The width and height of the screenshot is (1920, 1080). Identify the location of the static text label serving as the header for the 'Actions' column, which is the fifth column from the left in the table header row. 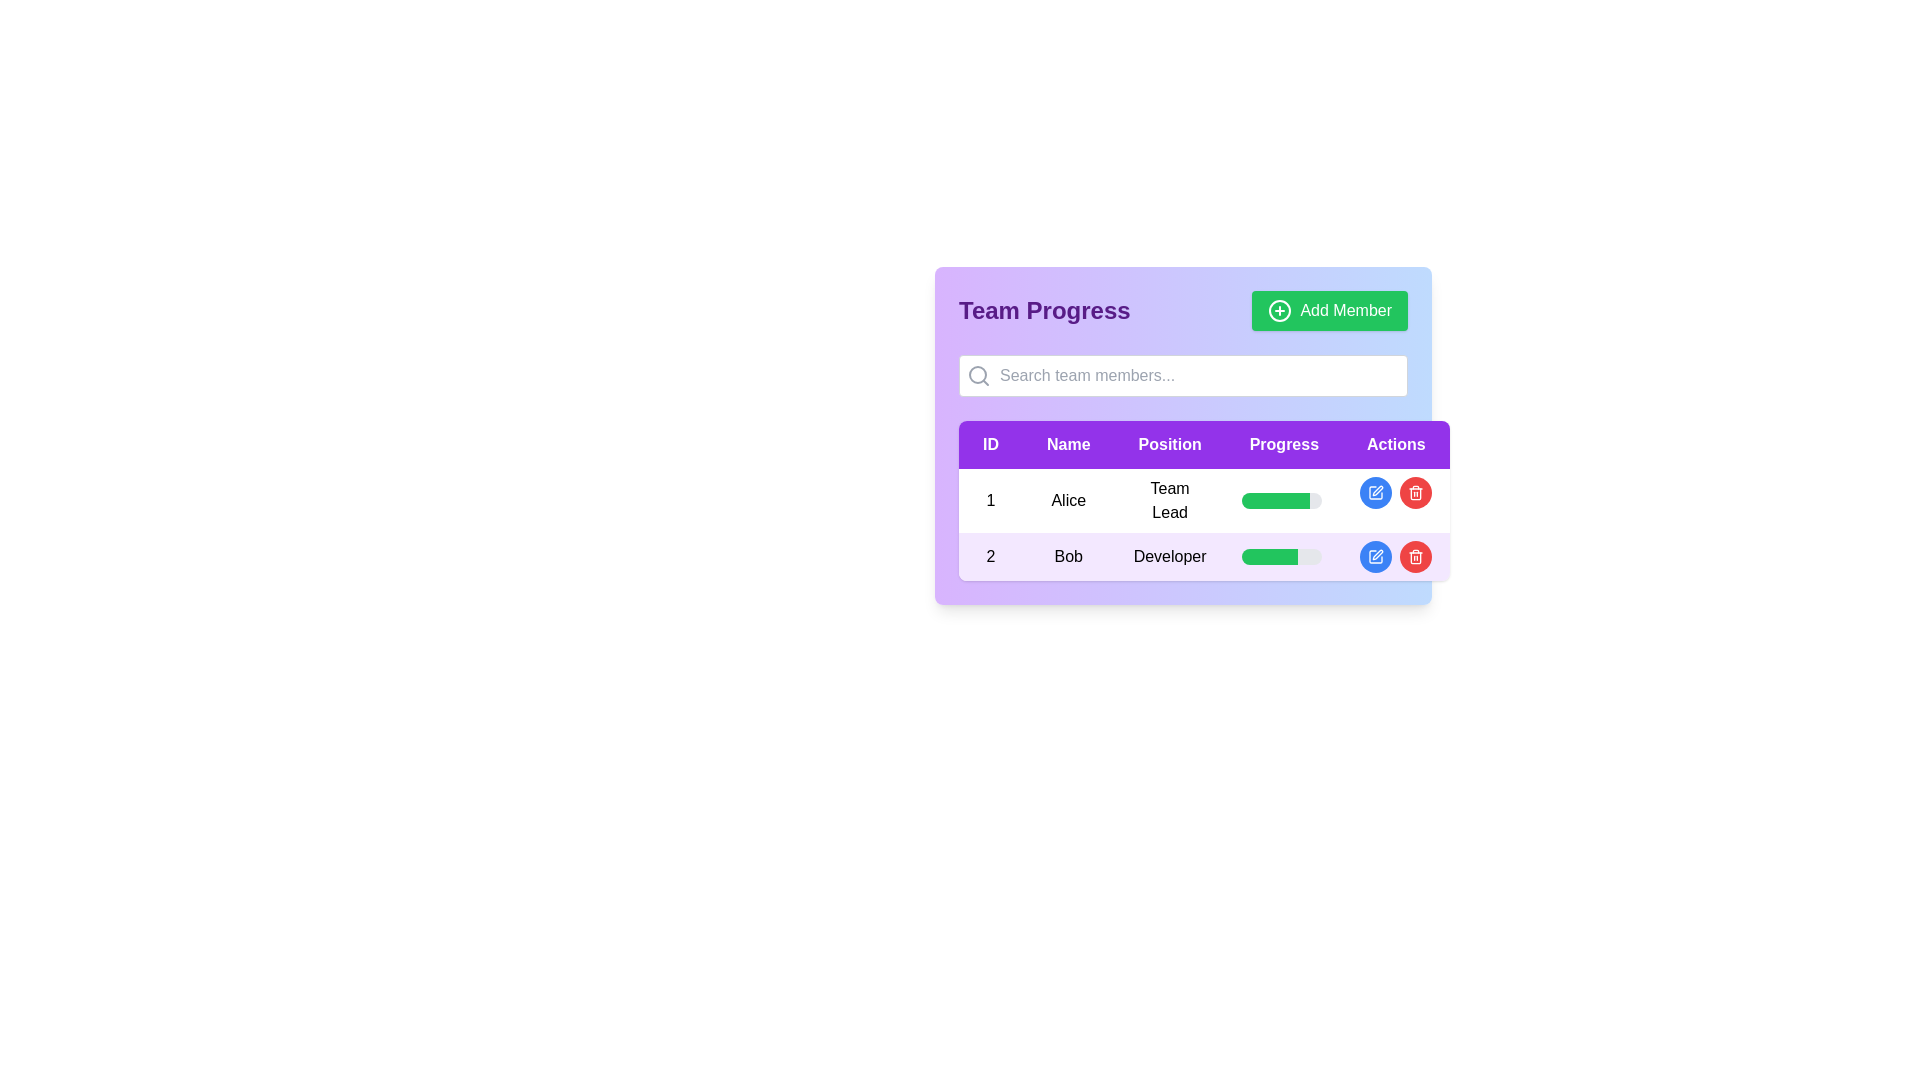
(1395, 443).